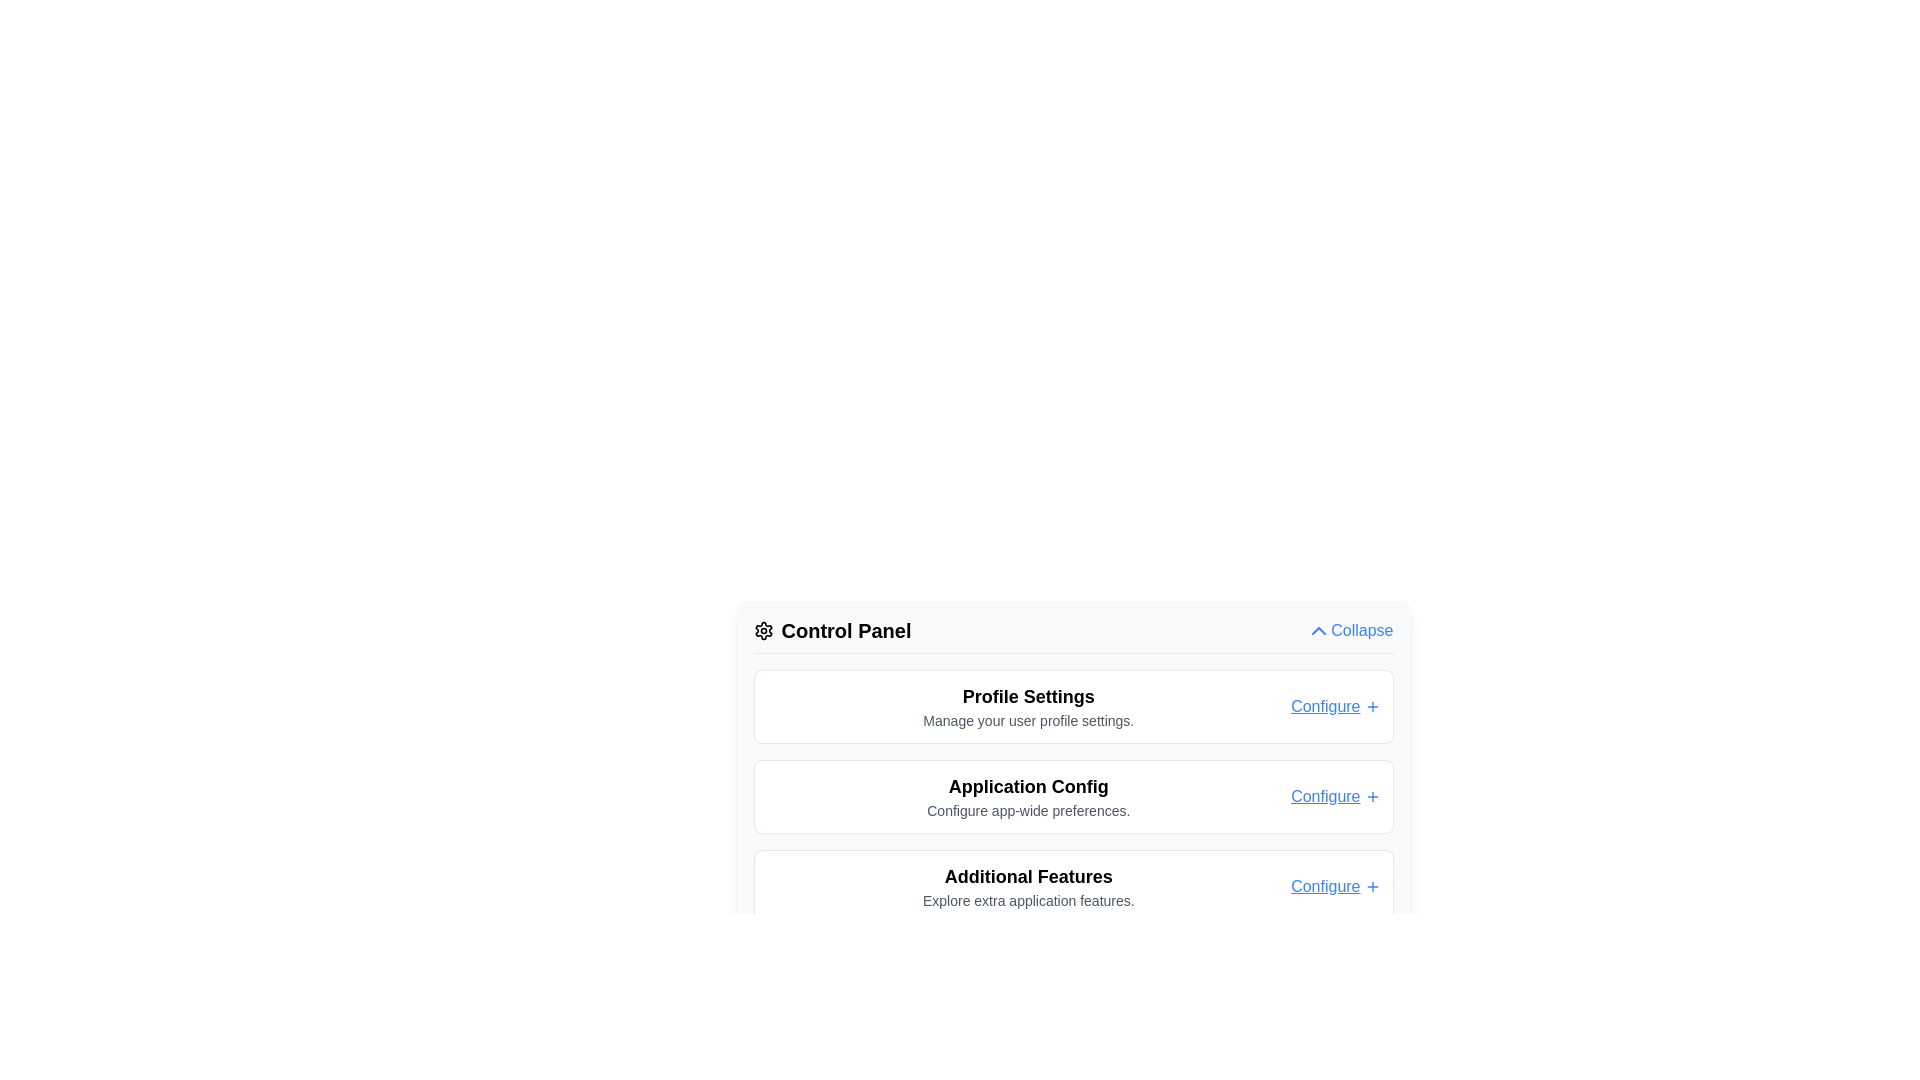  I want to click on title 'Additional Features' and the description 'Explore extra application features.' from the section box styled with rounded edges and a white background located in the Control Panel section, so click(1072, 886).